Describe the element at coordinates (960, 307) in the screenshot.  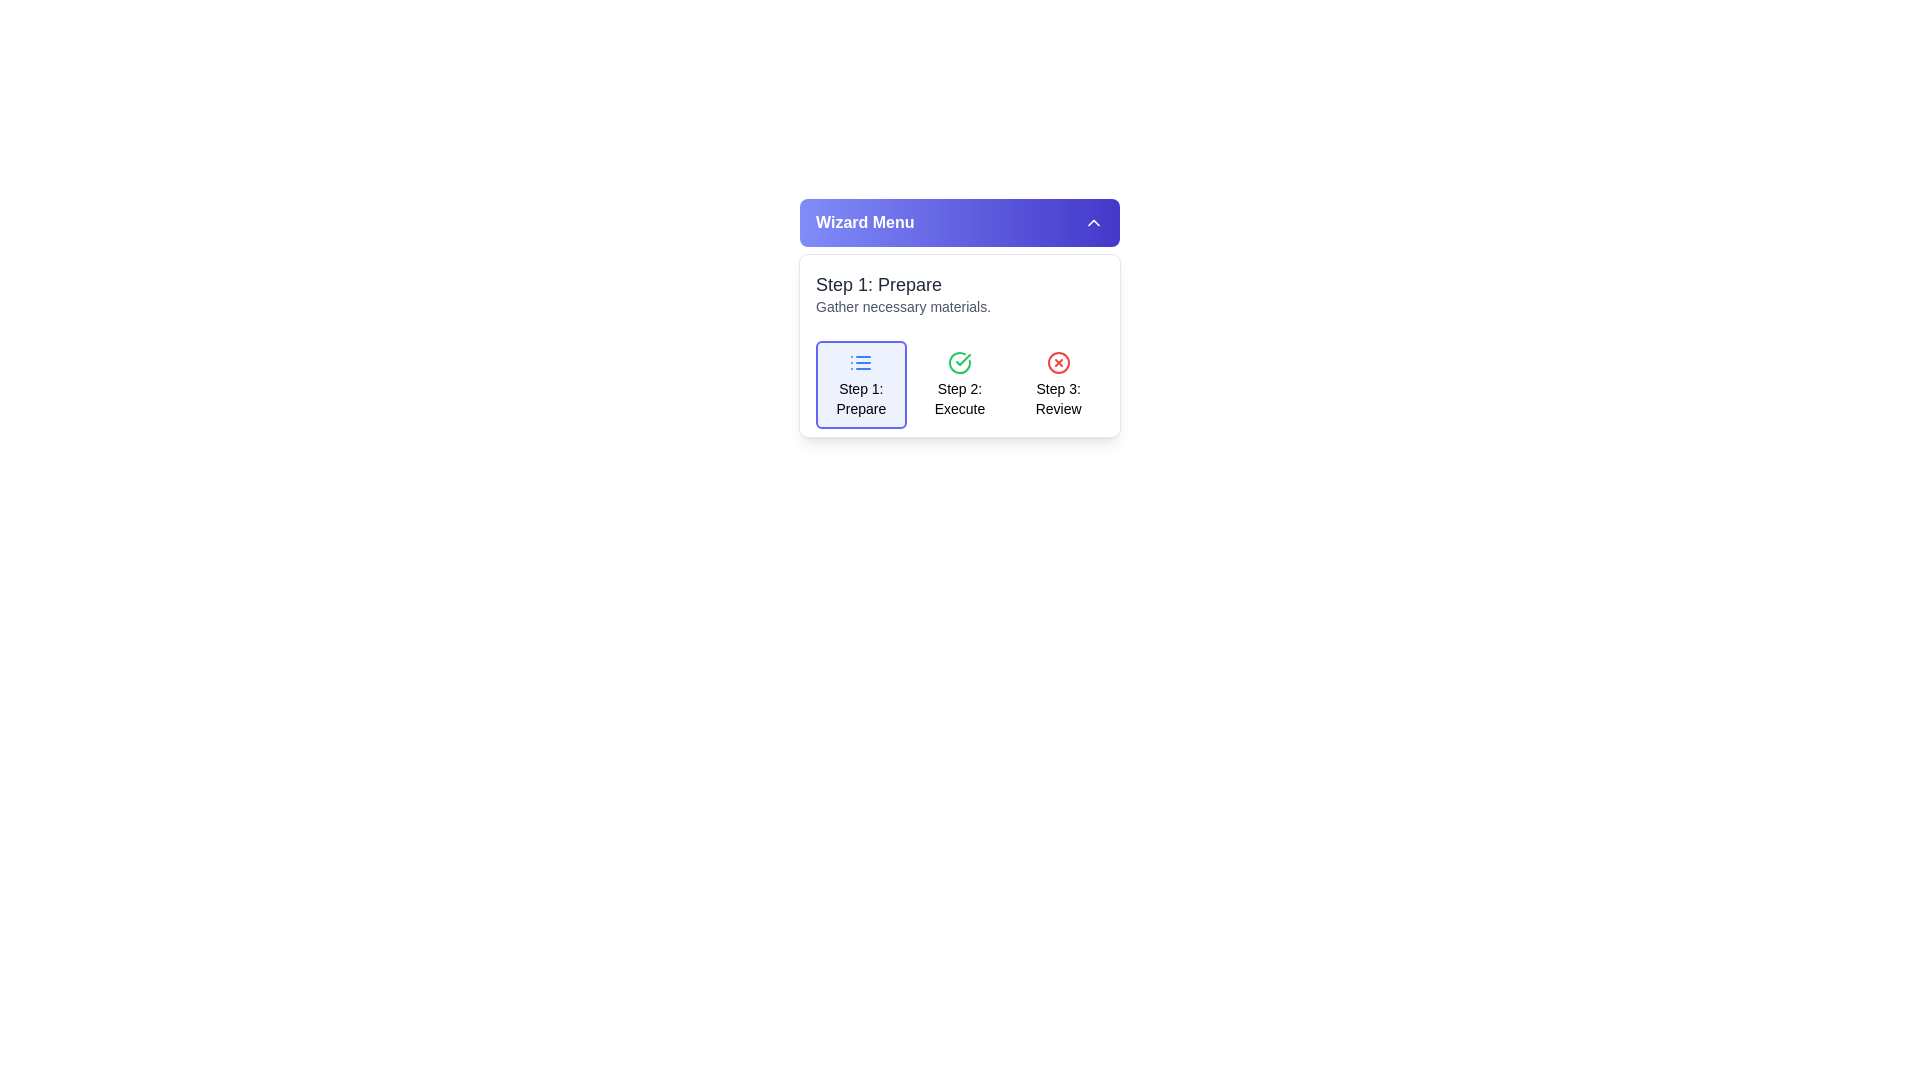
I see `the informational text that reads 'Gather necessary materials.' located directly below the heading 'Step 1: Prepare'` at that location.